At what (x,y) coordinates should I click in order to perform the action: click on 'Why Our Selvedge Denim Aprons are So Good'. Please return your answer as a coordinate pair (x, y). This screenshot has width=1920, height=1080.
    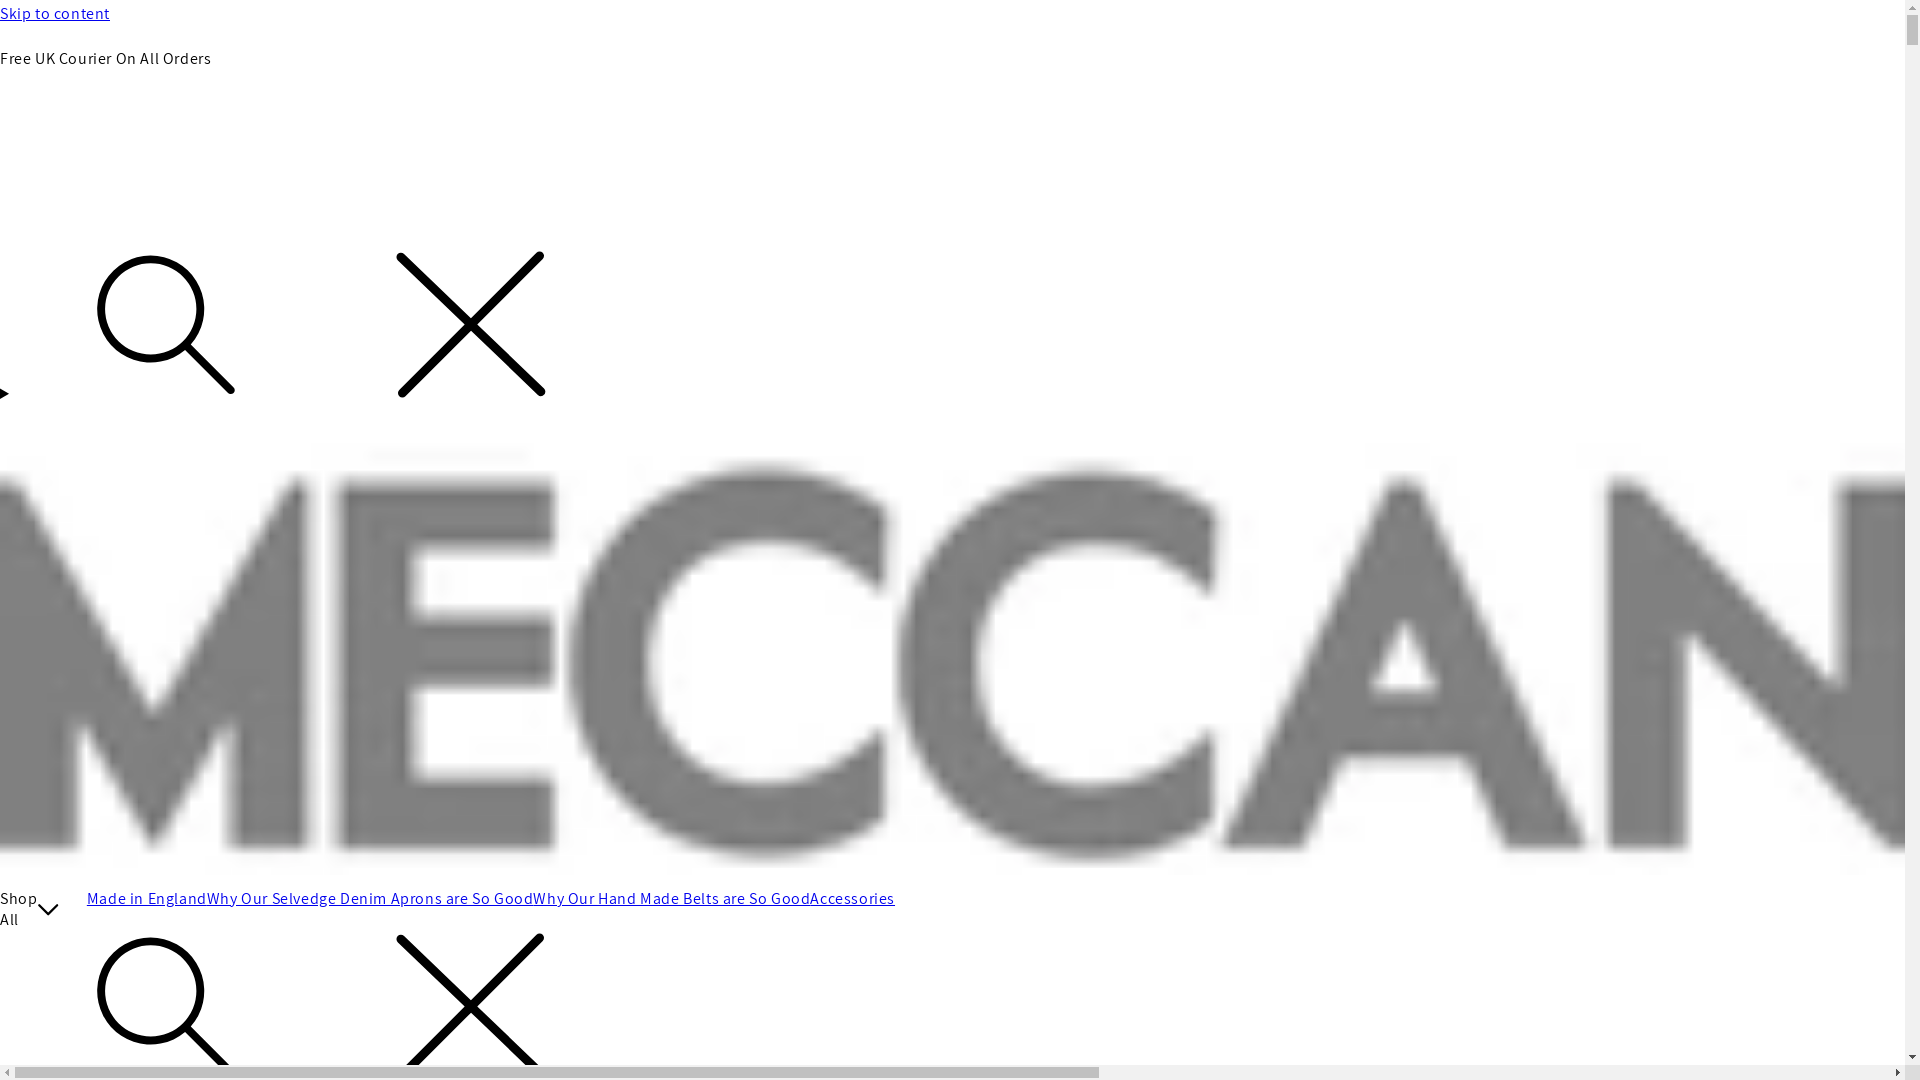
    Looking at the image, I should click on (370, 898).